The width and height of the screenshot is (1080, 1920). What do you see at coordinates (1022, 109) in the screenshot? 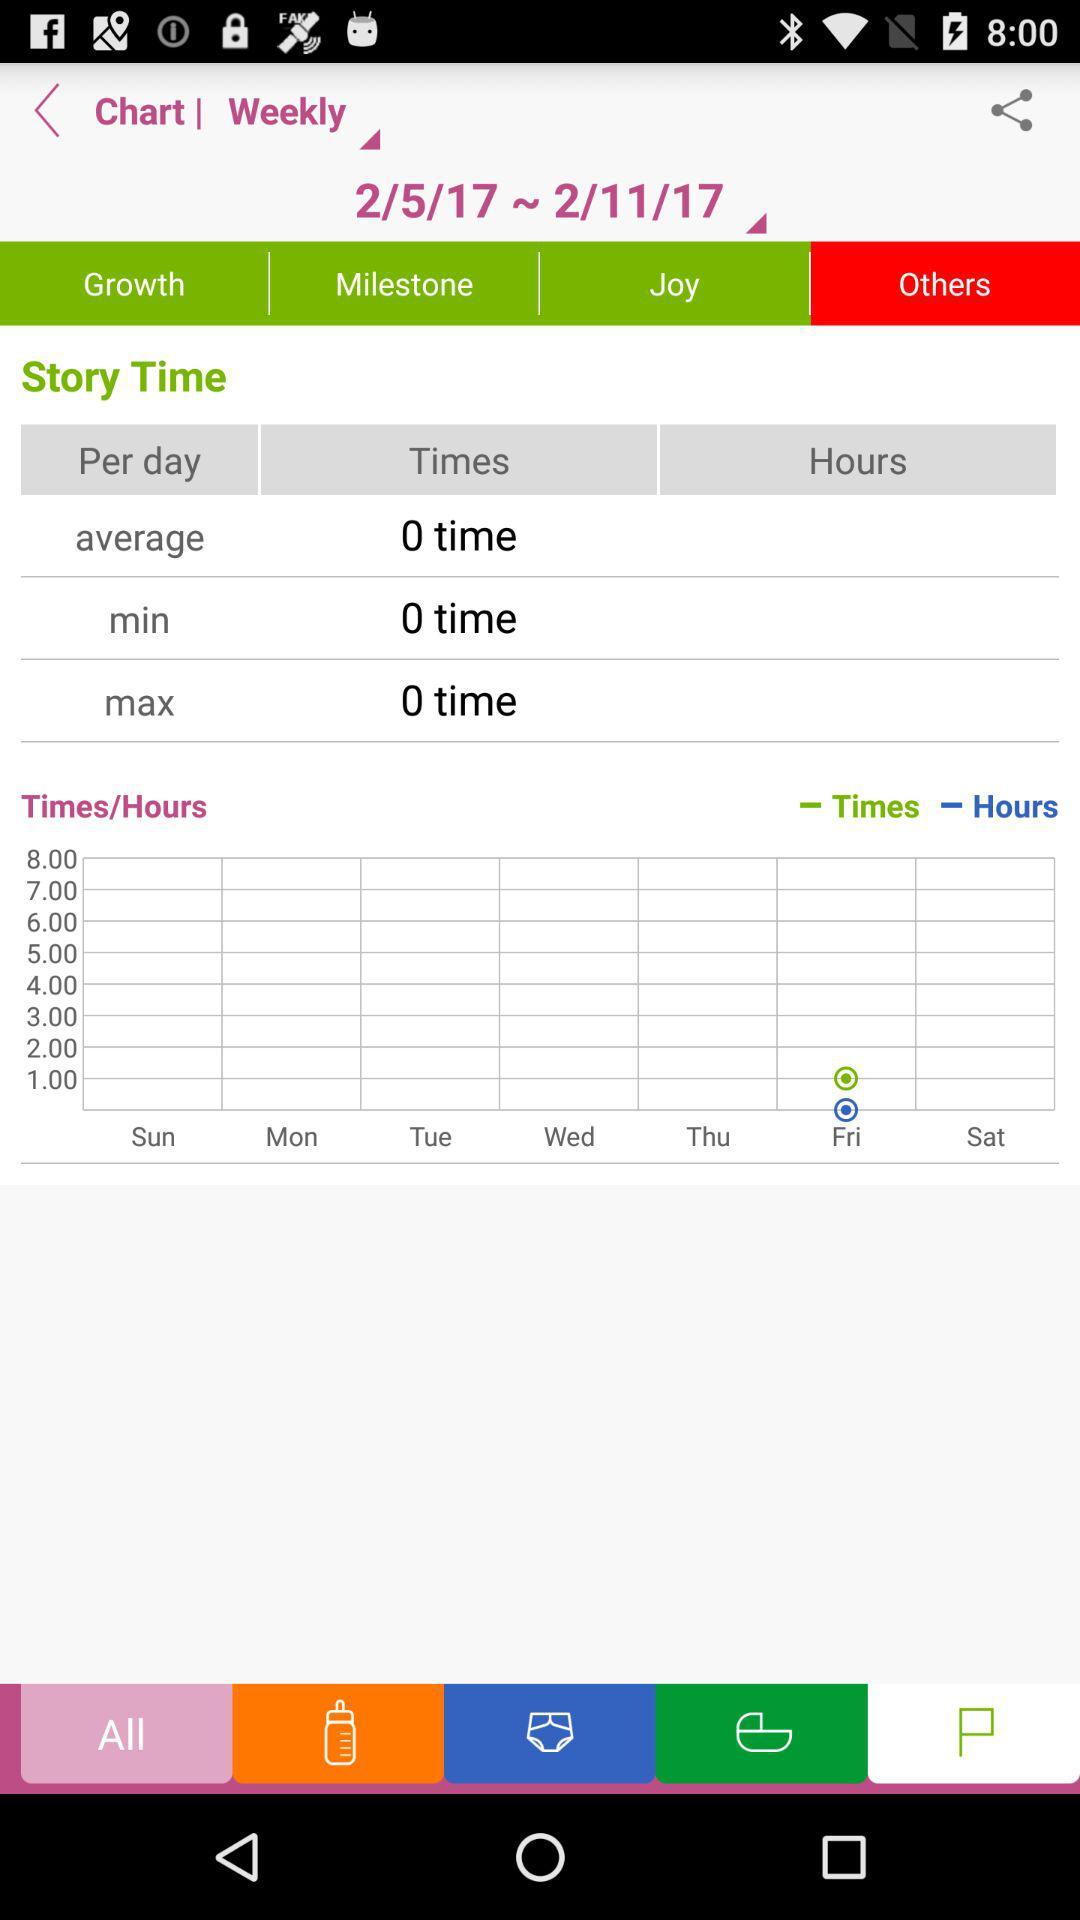
I see `the icon above the others button` at bounding box center [1022, 109].